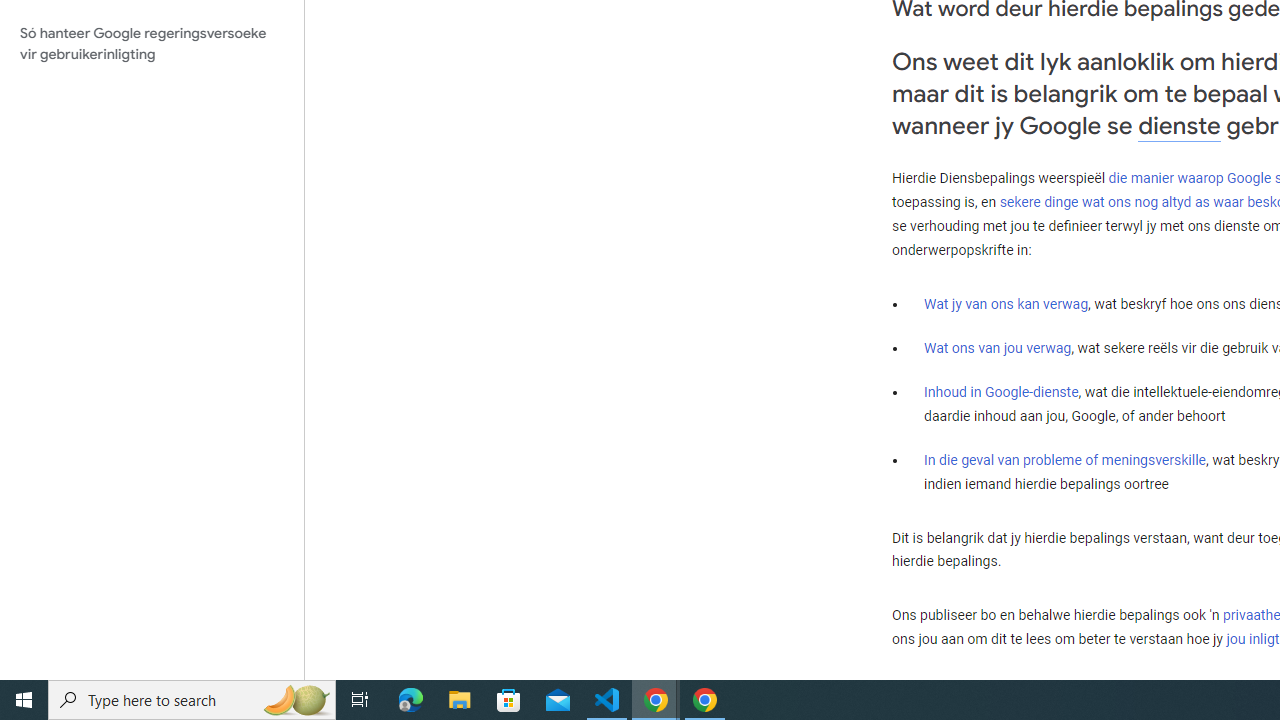 This screenshot has height=720, width=1280. What do you see at coordinates (1179, 125) in the screenshot?
I see `'dienste'` at bounding box center [1179, 125].